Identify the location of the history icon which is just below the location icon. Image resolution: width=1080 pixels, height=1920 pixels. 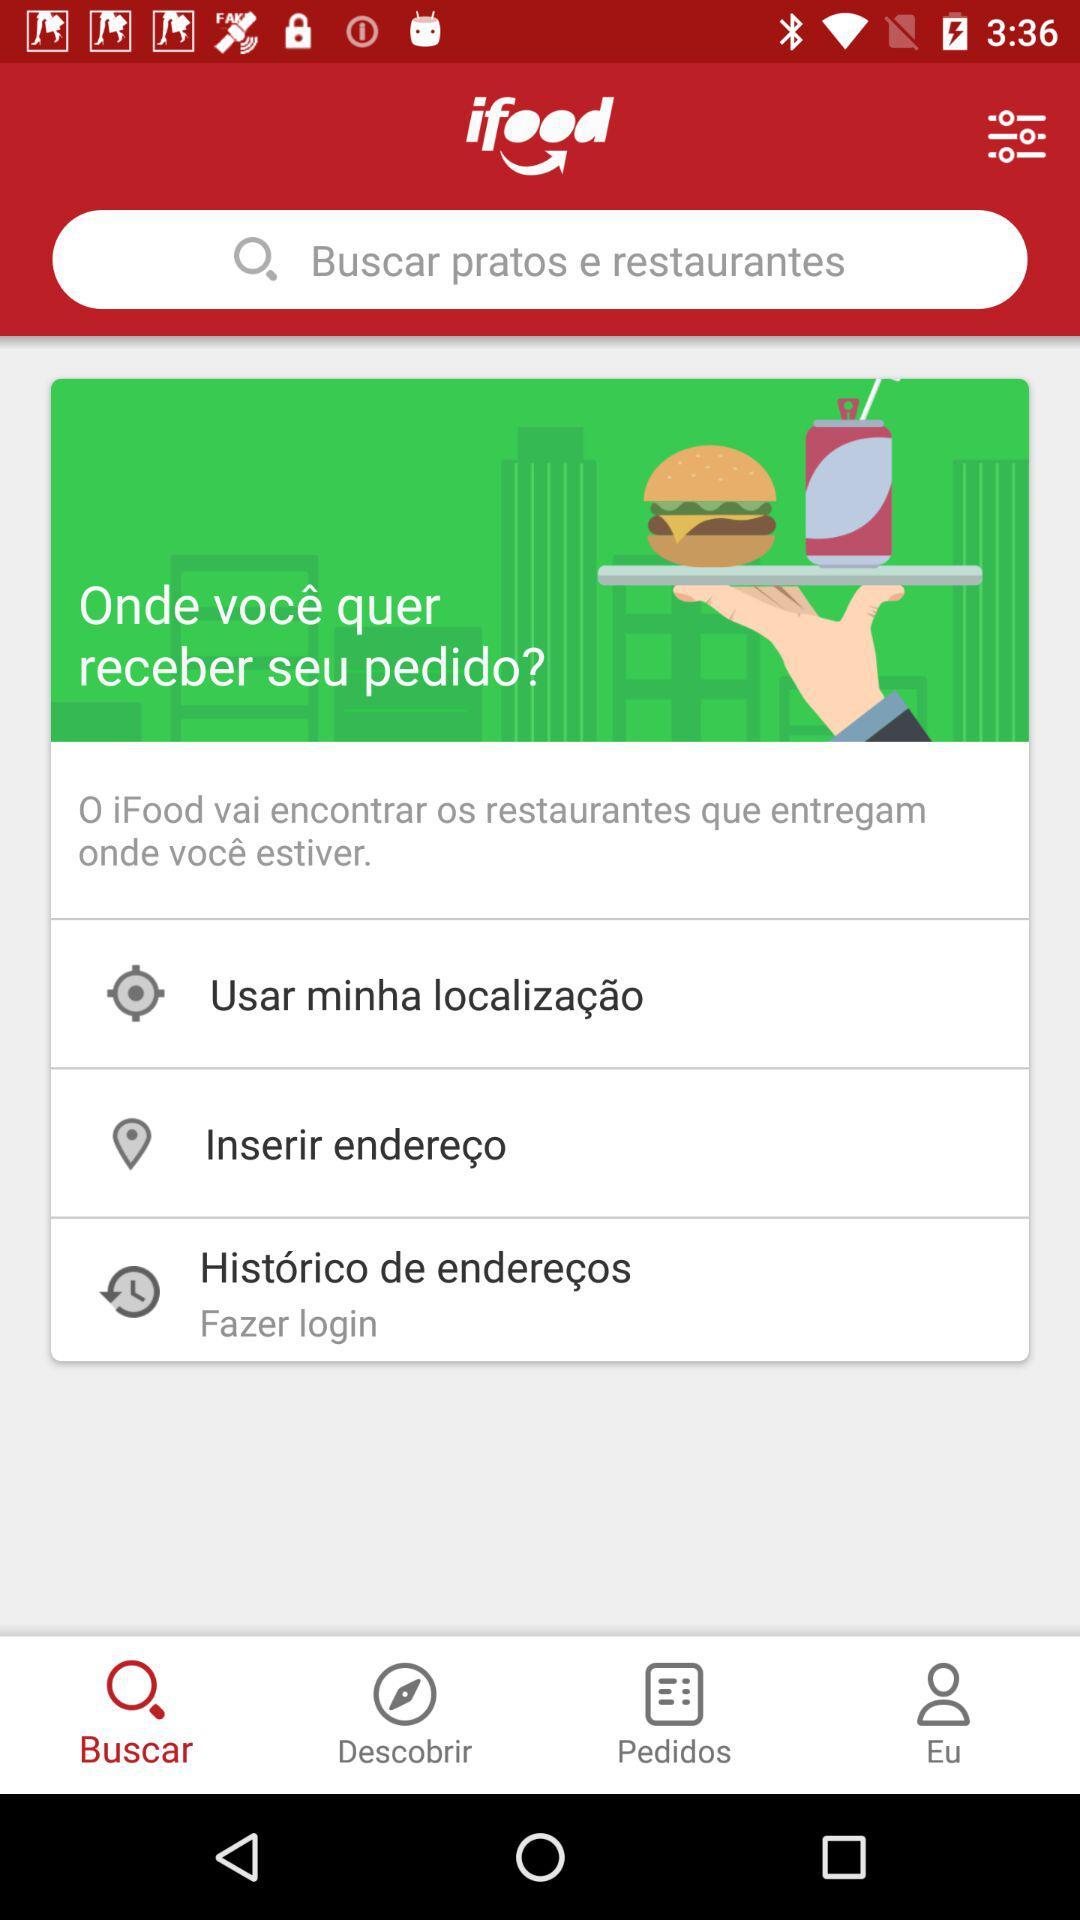
(129, 1291).